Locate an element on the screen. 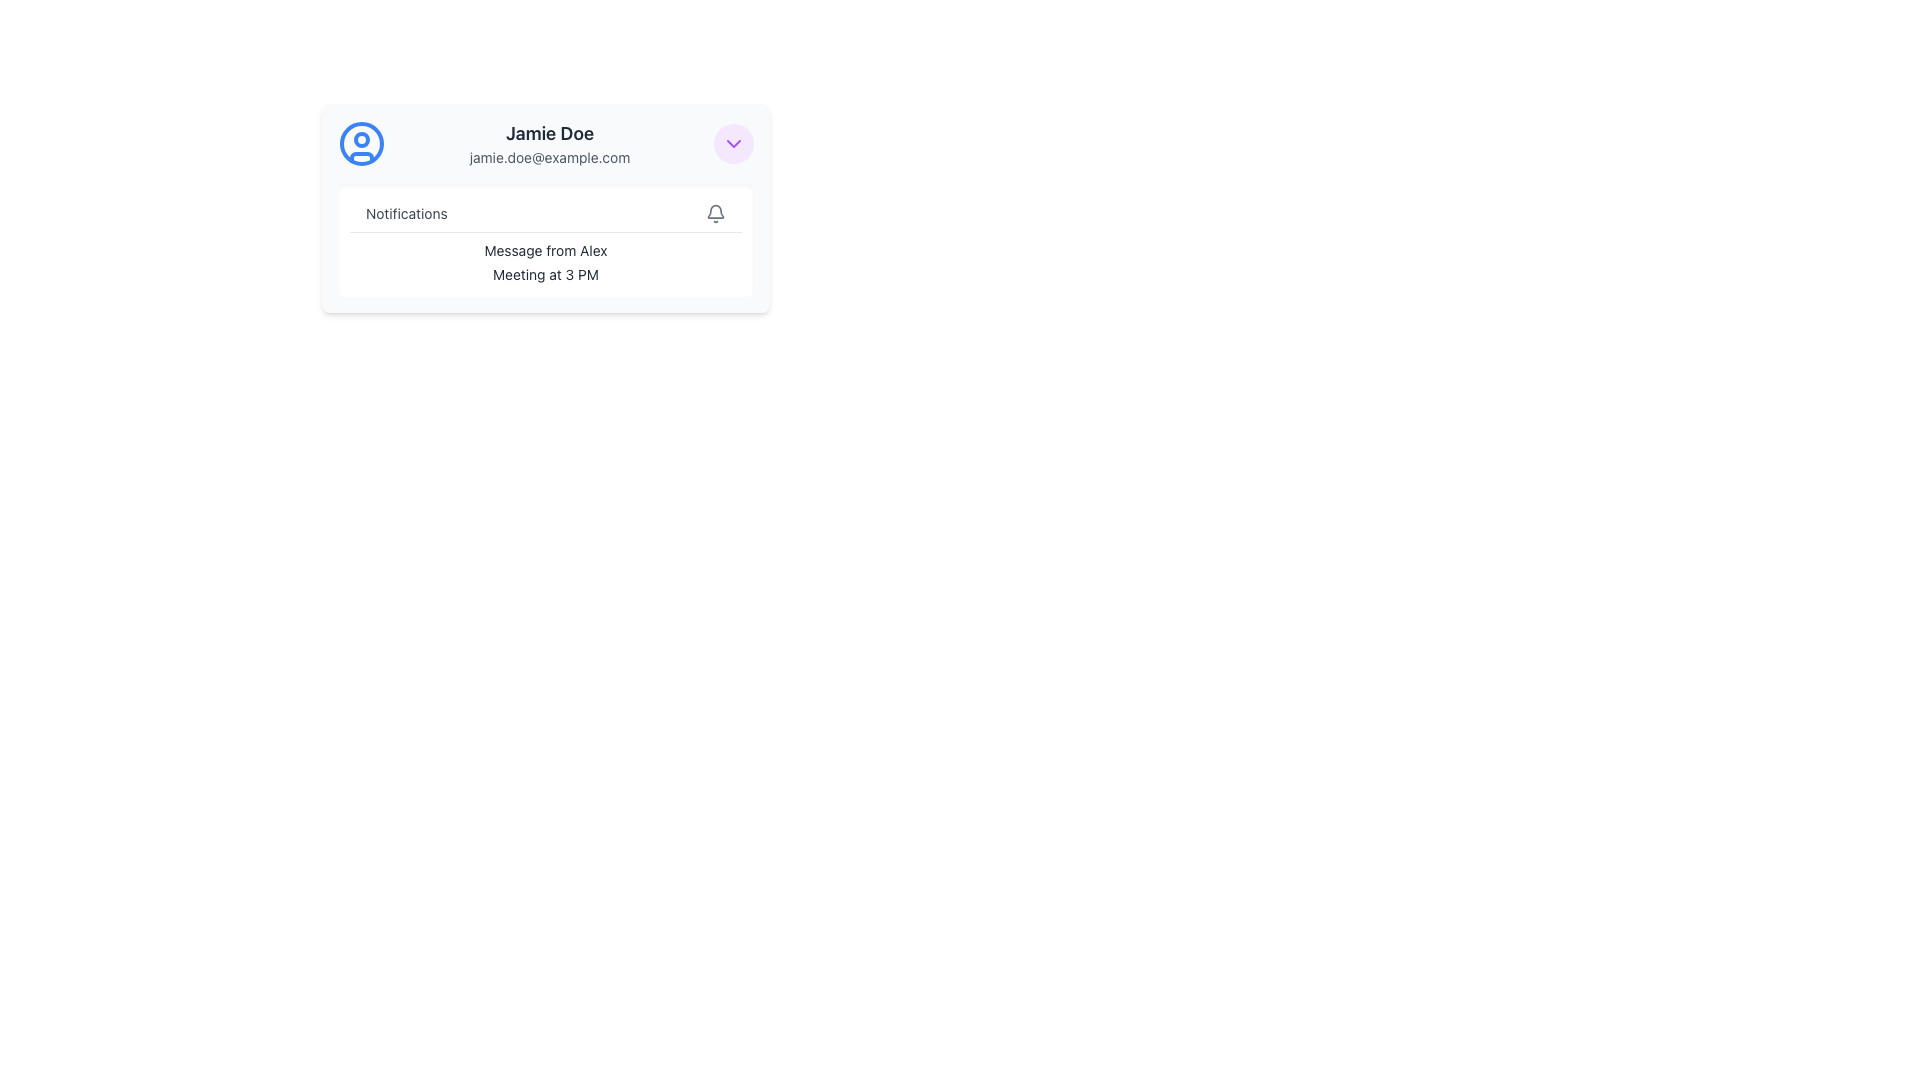 The image size is (1920, 1080). the blue circular outline of the user profile icon located at the top-left corner of the user information card is located at coordinates (361, 142).